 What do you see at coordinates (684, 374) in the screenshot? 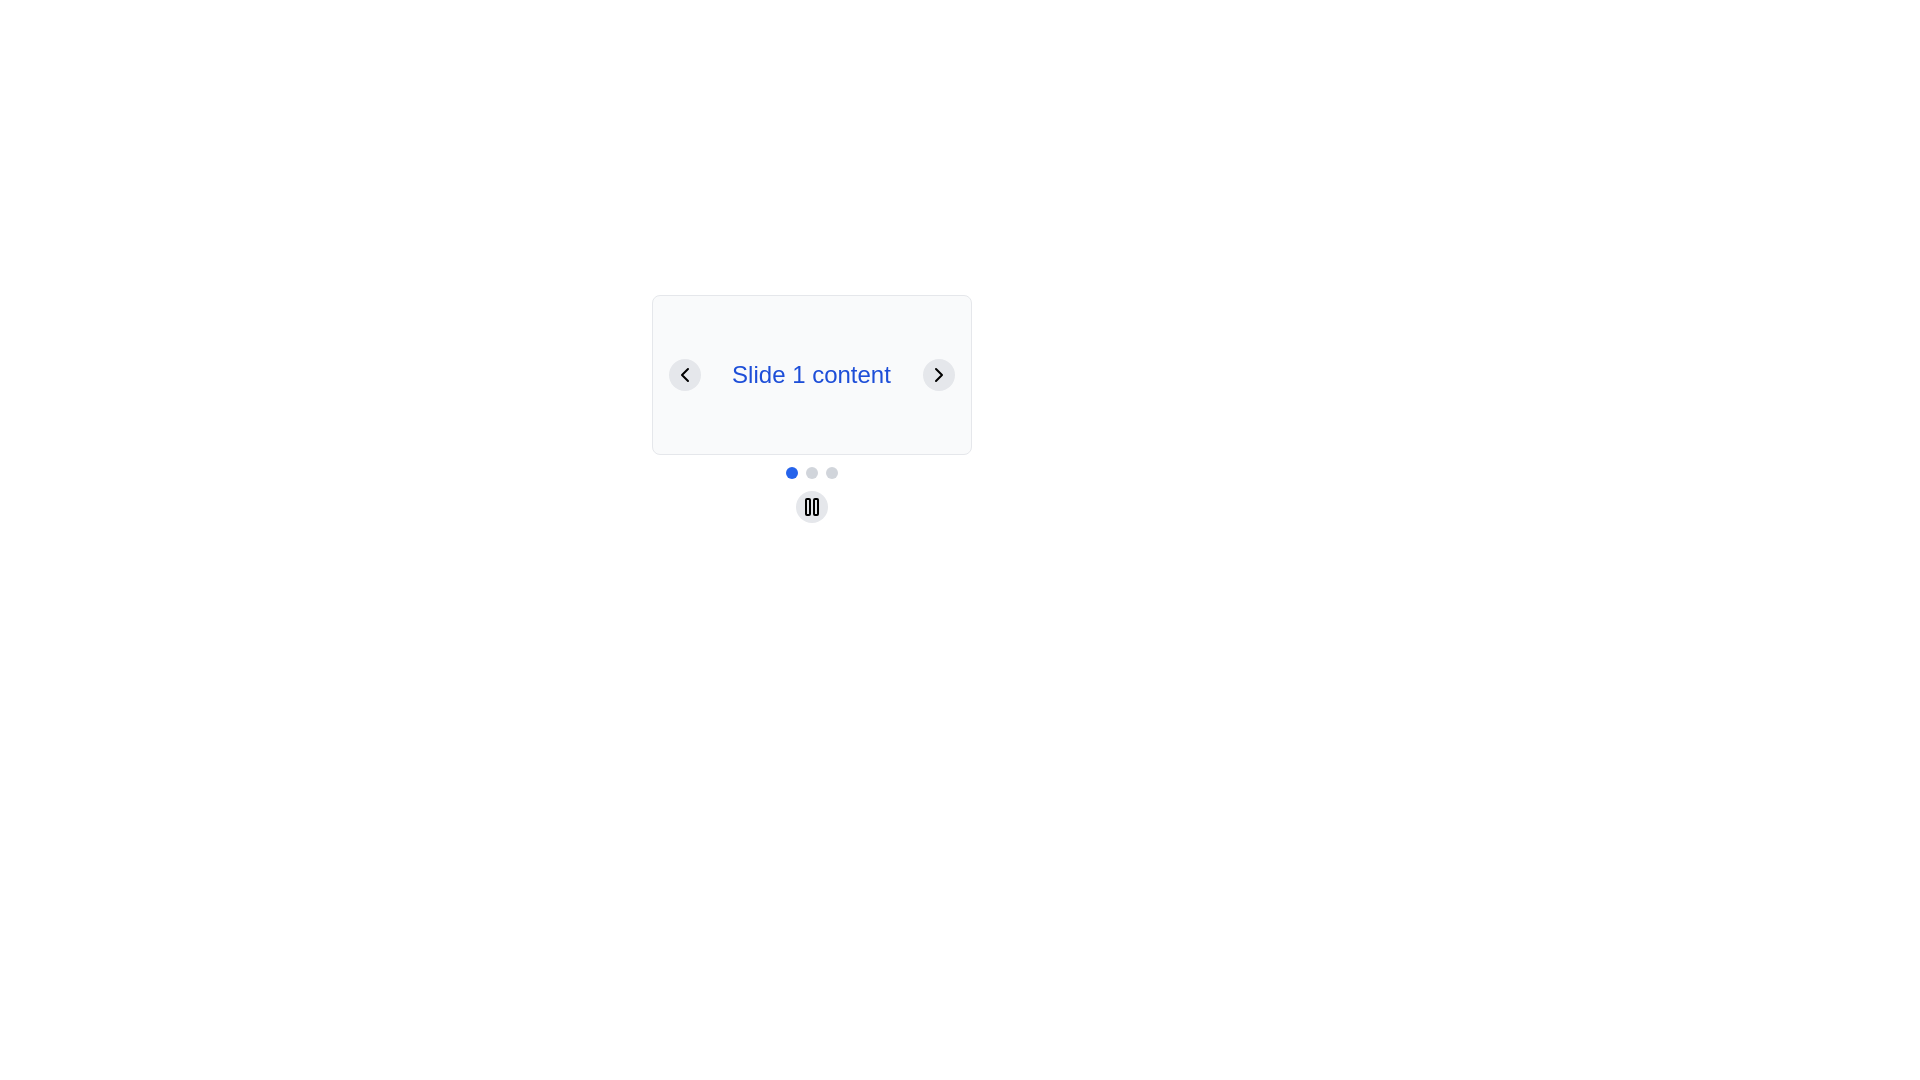
I see `the circular button with a gray background and a left-pointing black chevron icon` at bounding box center [684, 374].